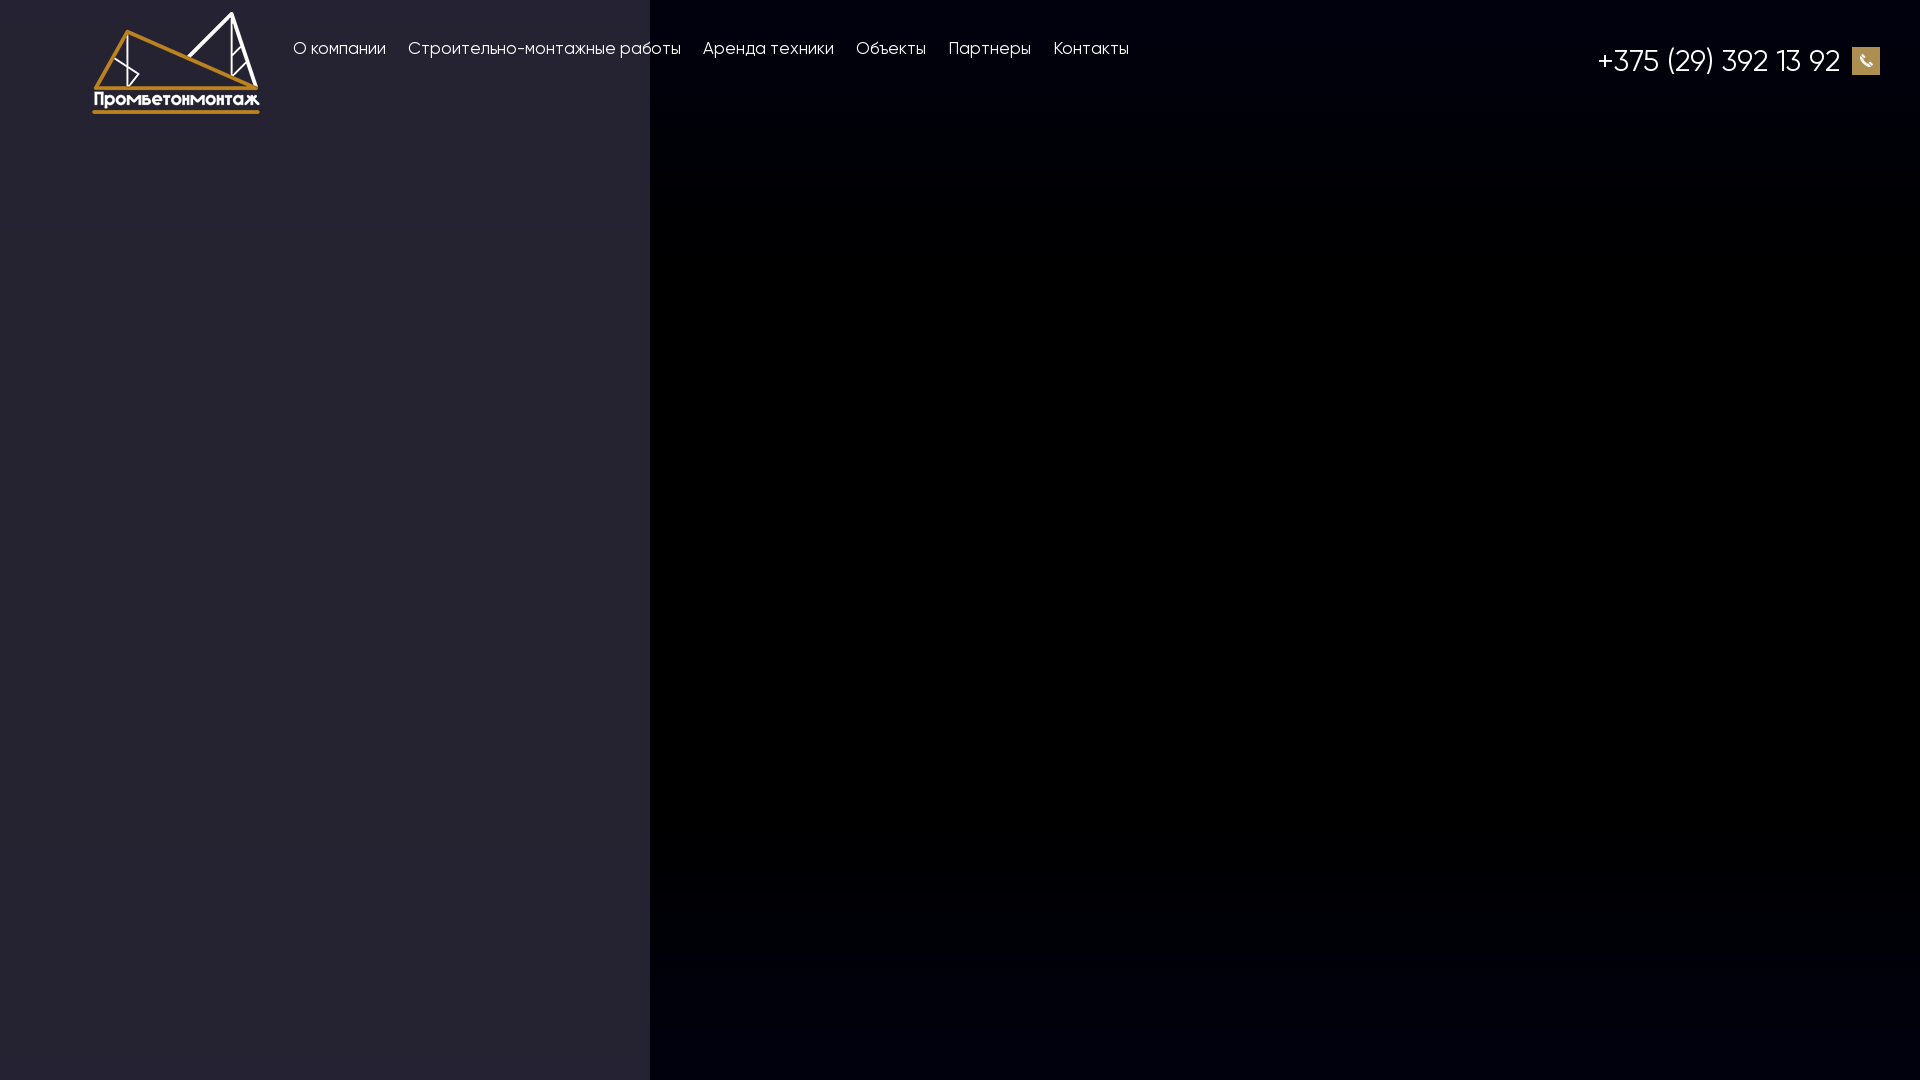 The height and width of the screenshot is (1080, 1920). What do you see at coordinates (1717, 60) in the screenshot?
I see `'+375 (29) 392 13 92'` at bounding box center [1717, 60].